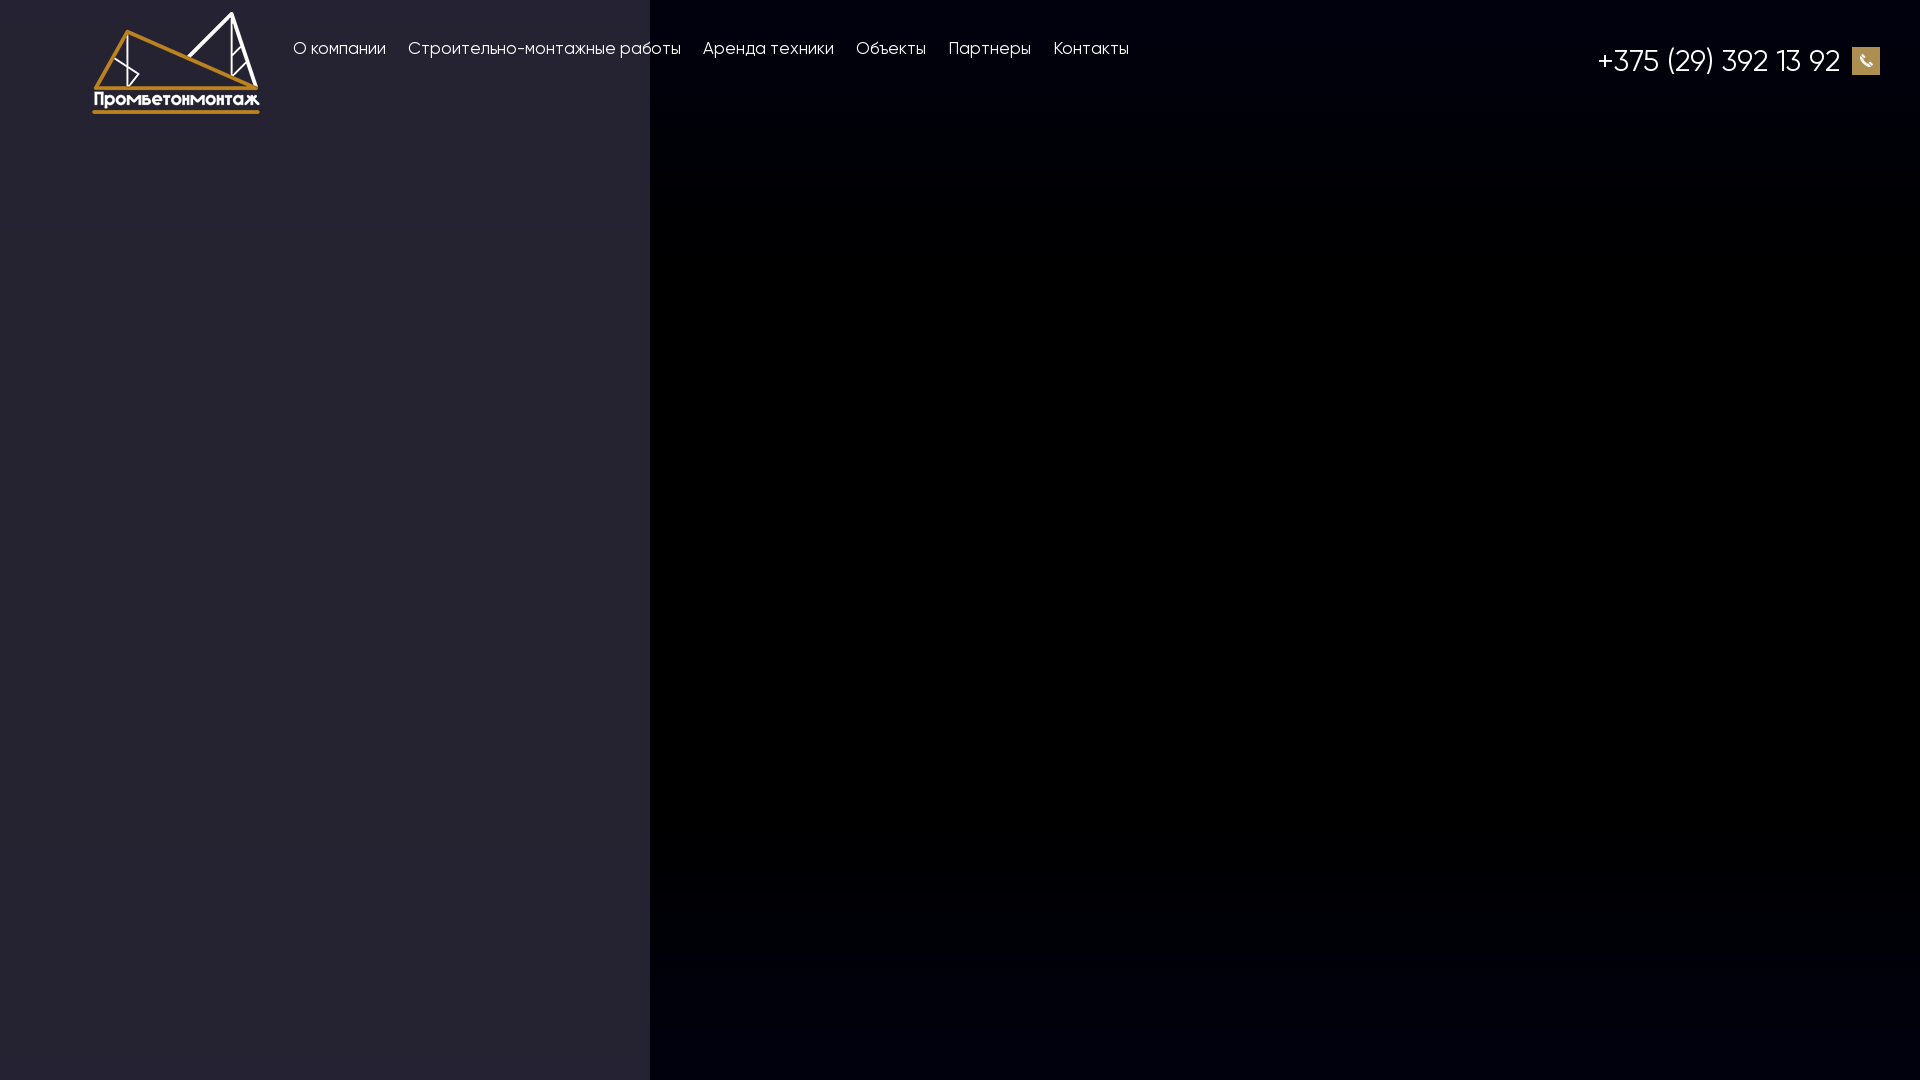 The height and width of the screenshot is (1080, 1920). What do you see at coordinates (1717, 60) in the screenshot?
I see `'+375 (29) 392 13 92'` at bounding box center [1717, 60].